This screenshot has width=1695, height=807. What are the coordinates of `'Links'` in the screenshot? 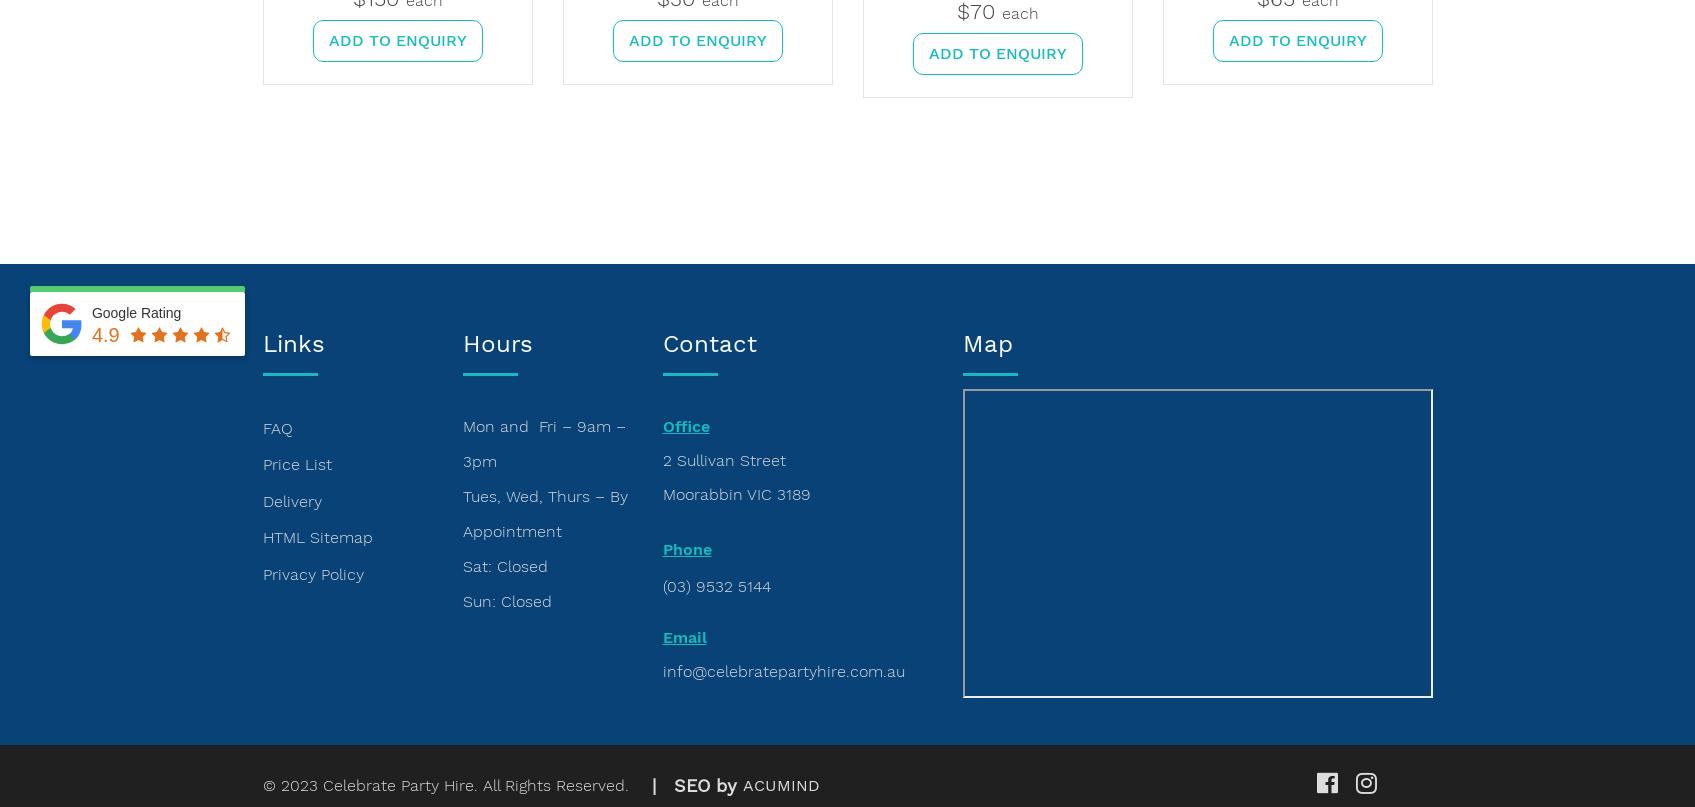 It's located at (262, 344).